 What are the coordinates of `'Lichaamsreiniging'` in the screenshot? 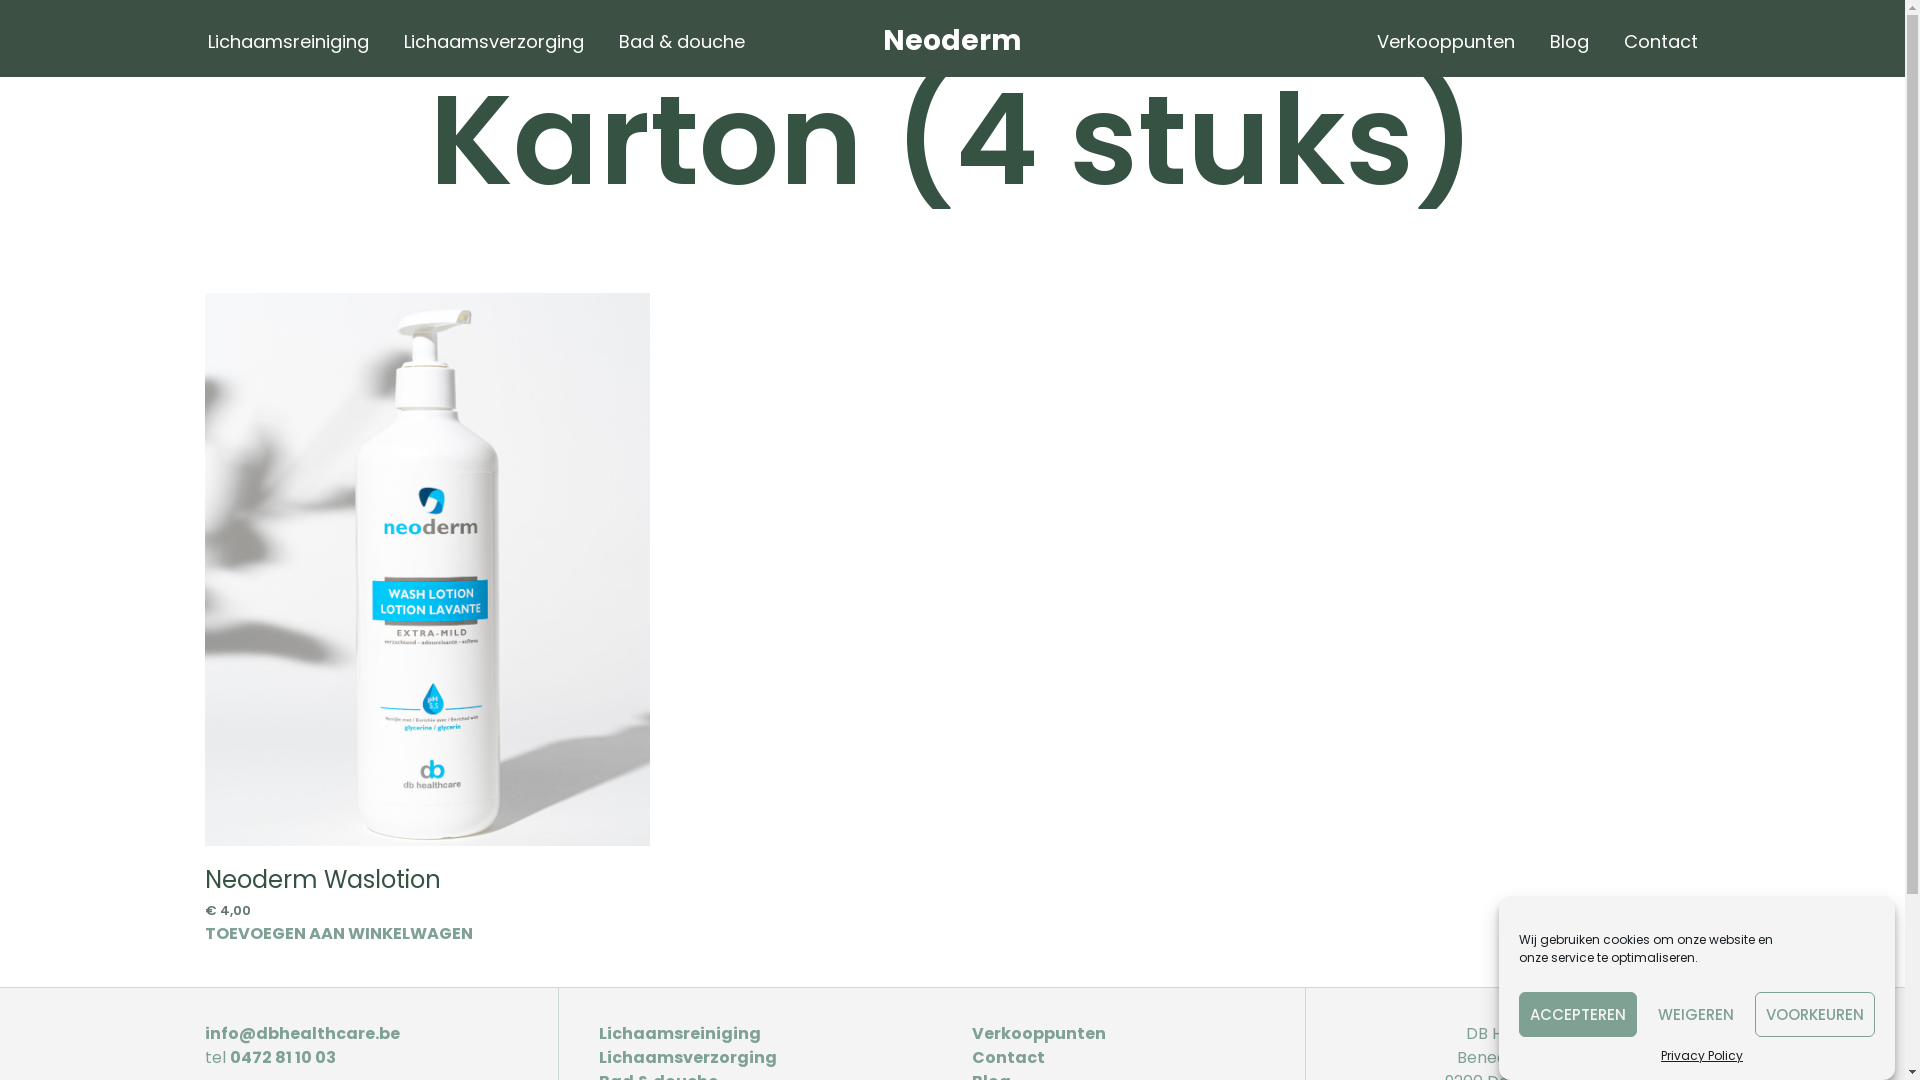 It's located at (192, 41).